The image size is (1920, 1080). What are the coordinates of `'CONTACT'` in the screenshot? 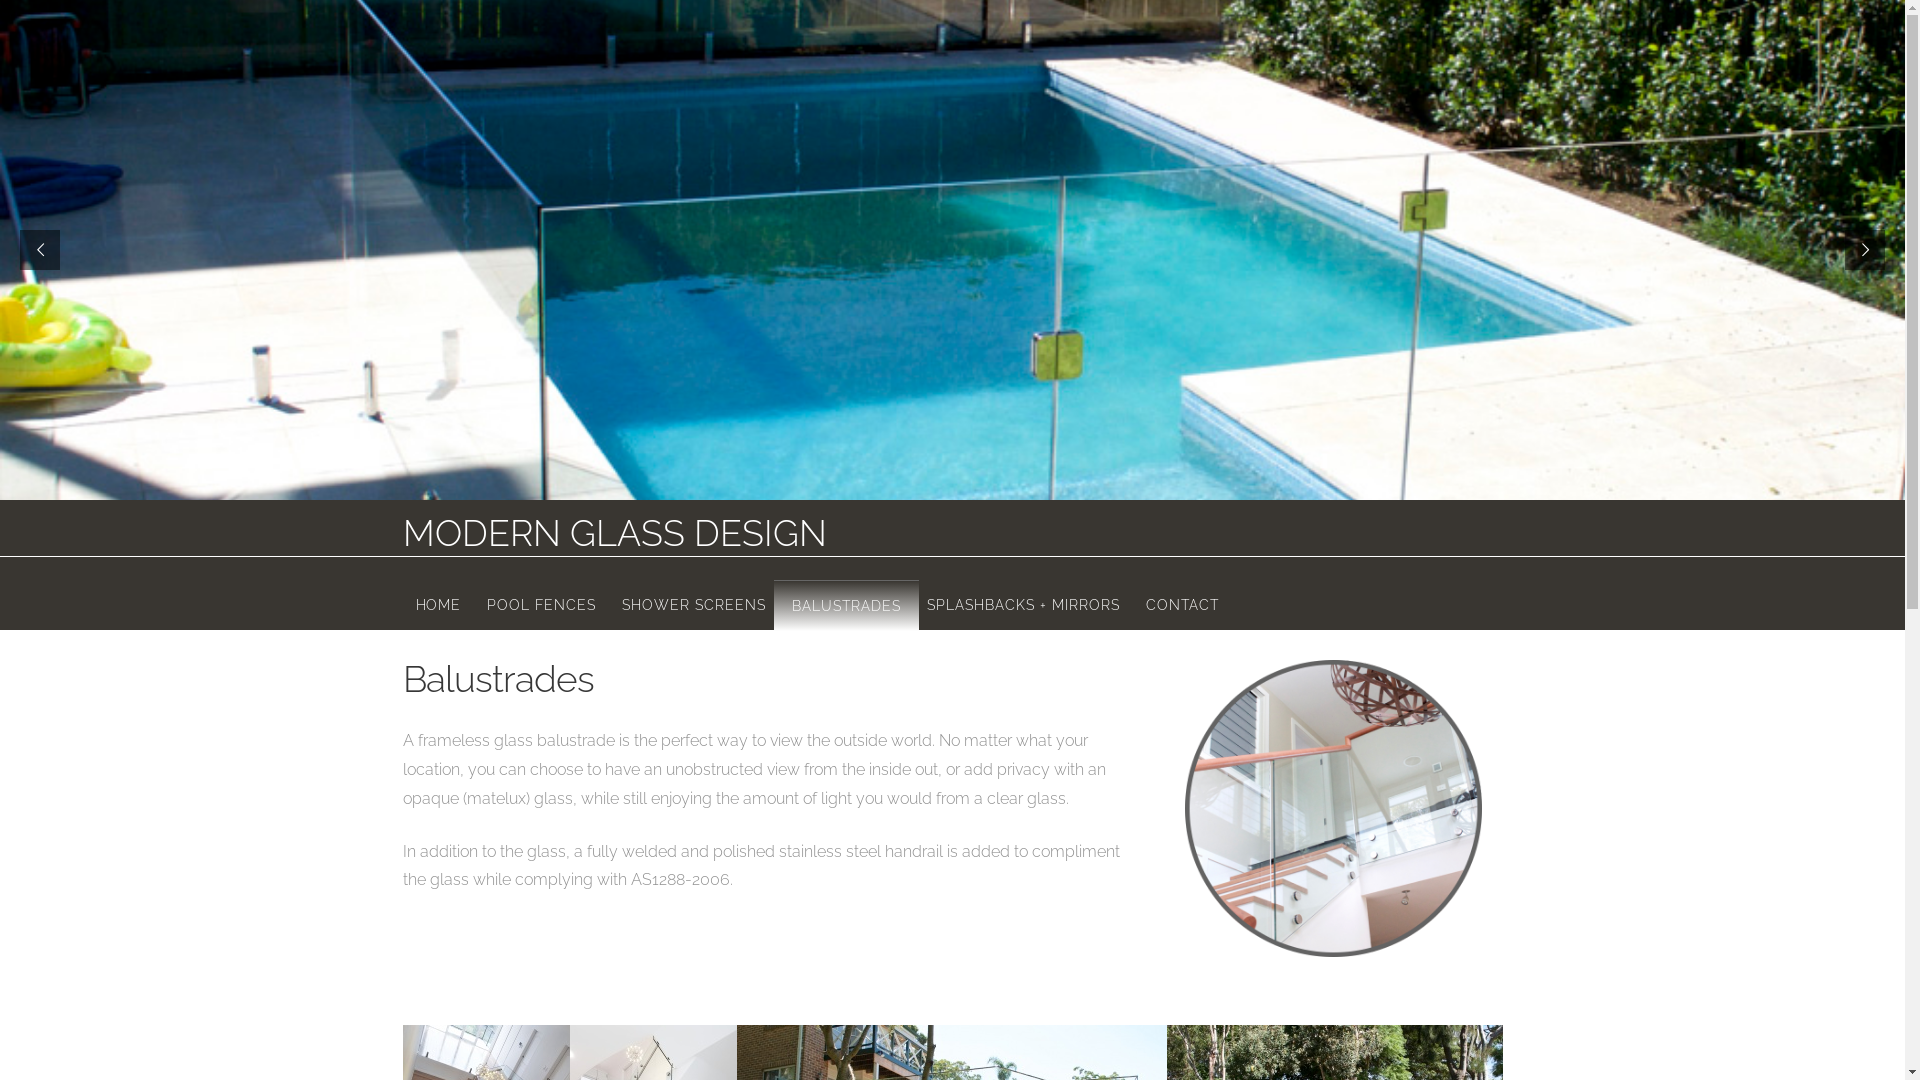 It's located at (1132, 600).